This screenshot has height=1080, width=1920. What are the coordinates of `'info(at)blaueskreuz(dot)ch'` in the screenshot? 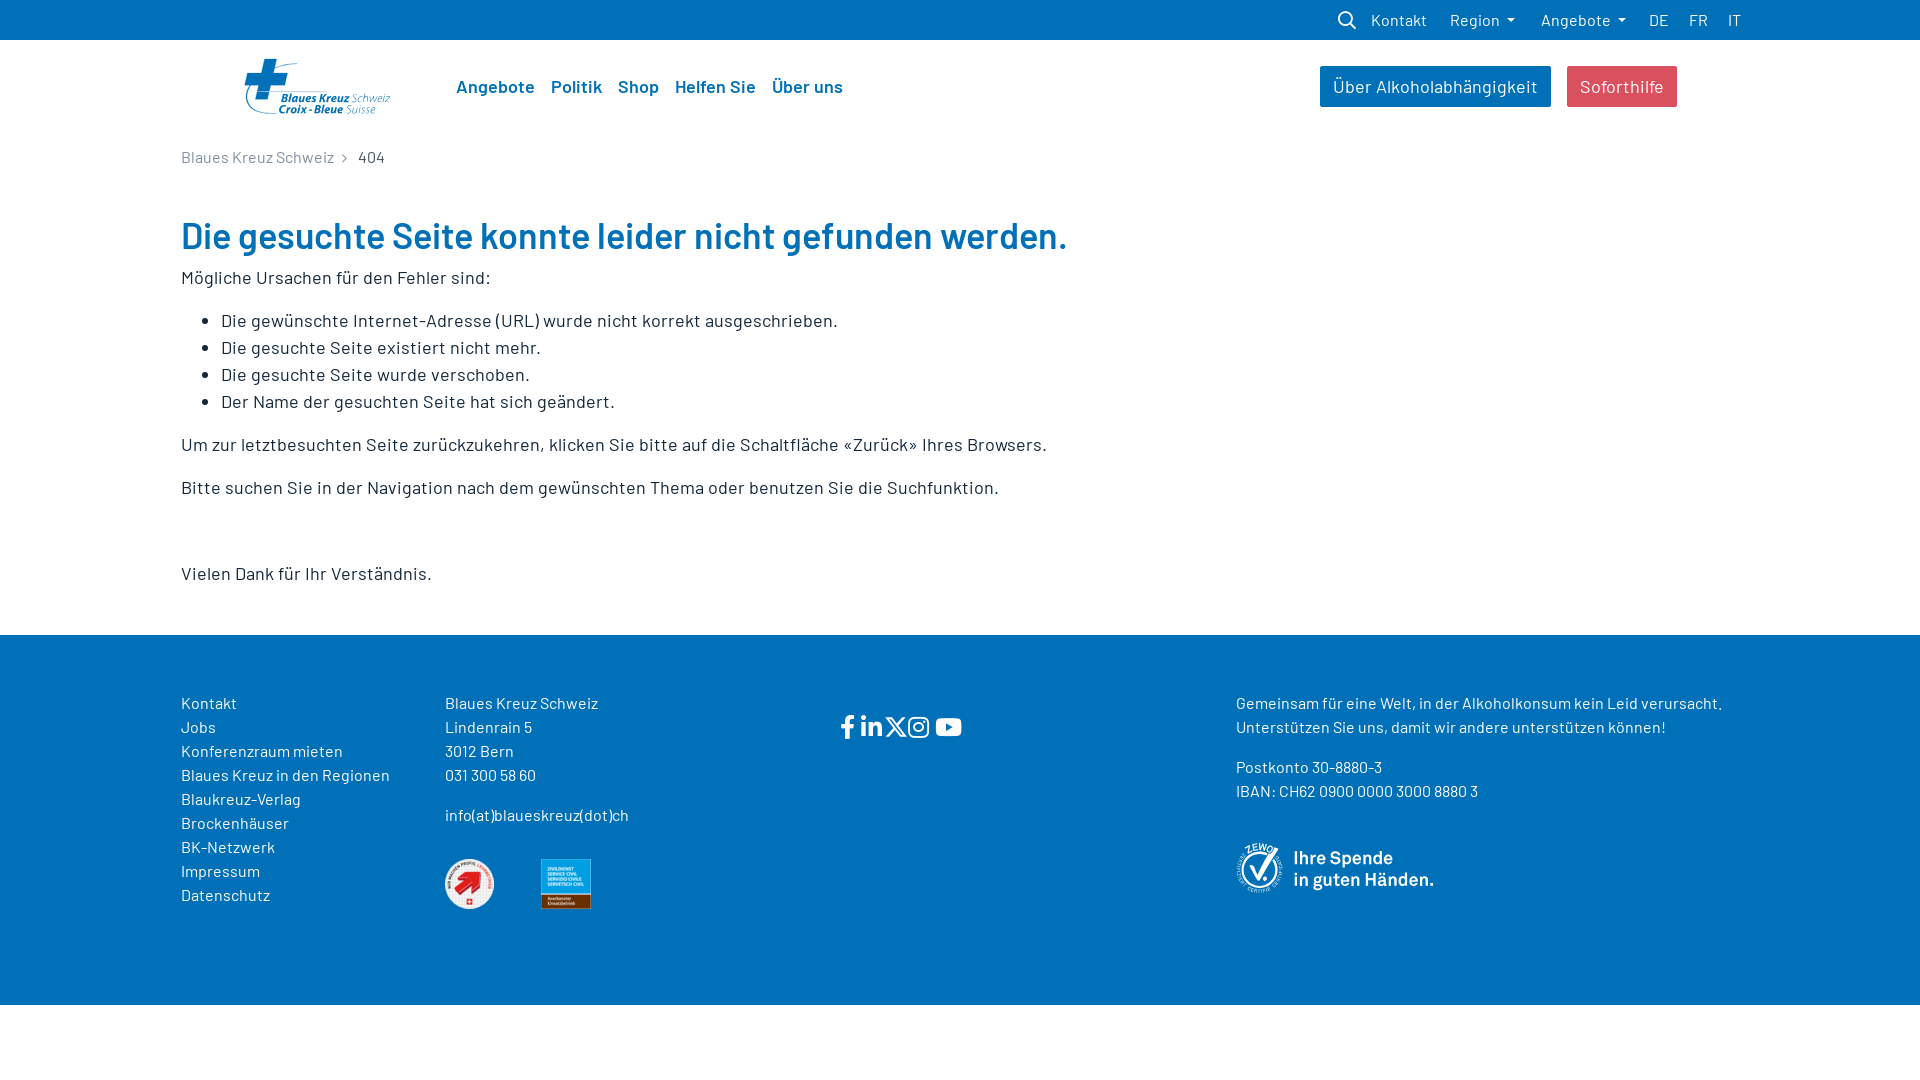 It's located at (537, 814).